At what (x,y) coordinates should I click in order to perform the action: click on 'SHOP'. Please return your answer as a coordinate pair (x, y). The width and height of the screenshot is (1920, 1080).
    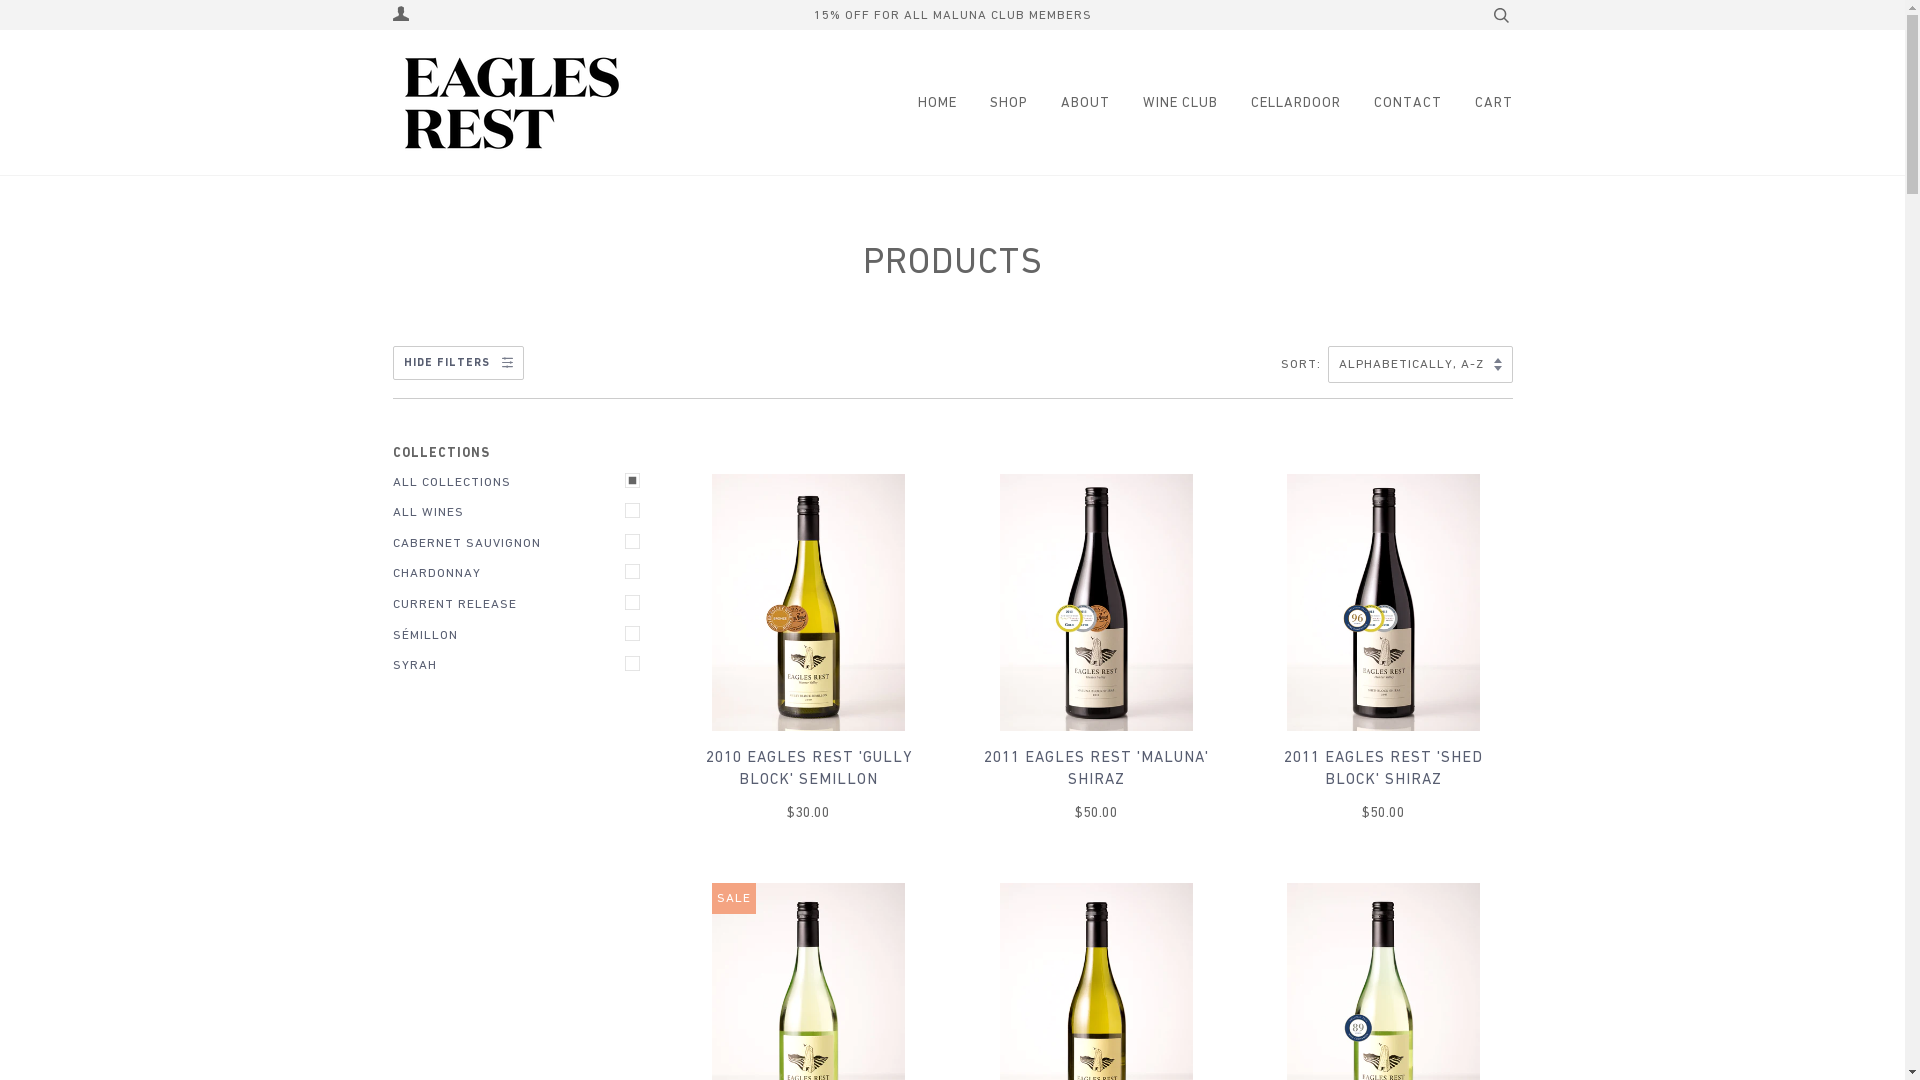
    Looking at the image, I should click on (993, 101).